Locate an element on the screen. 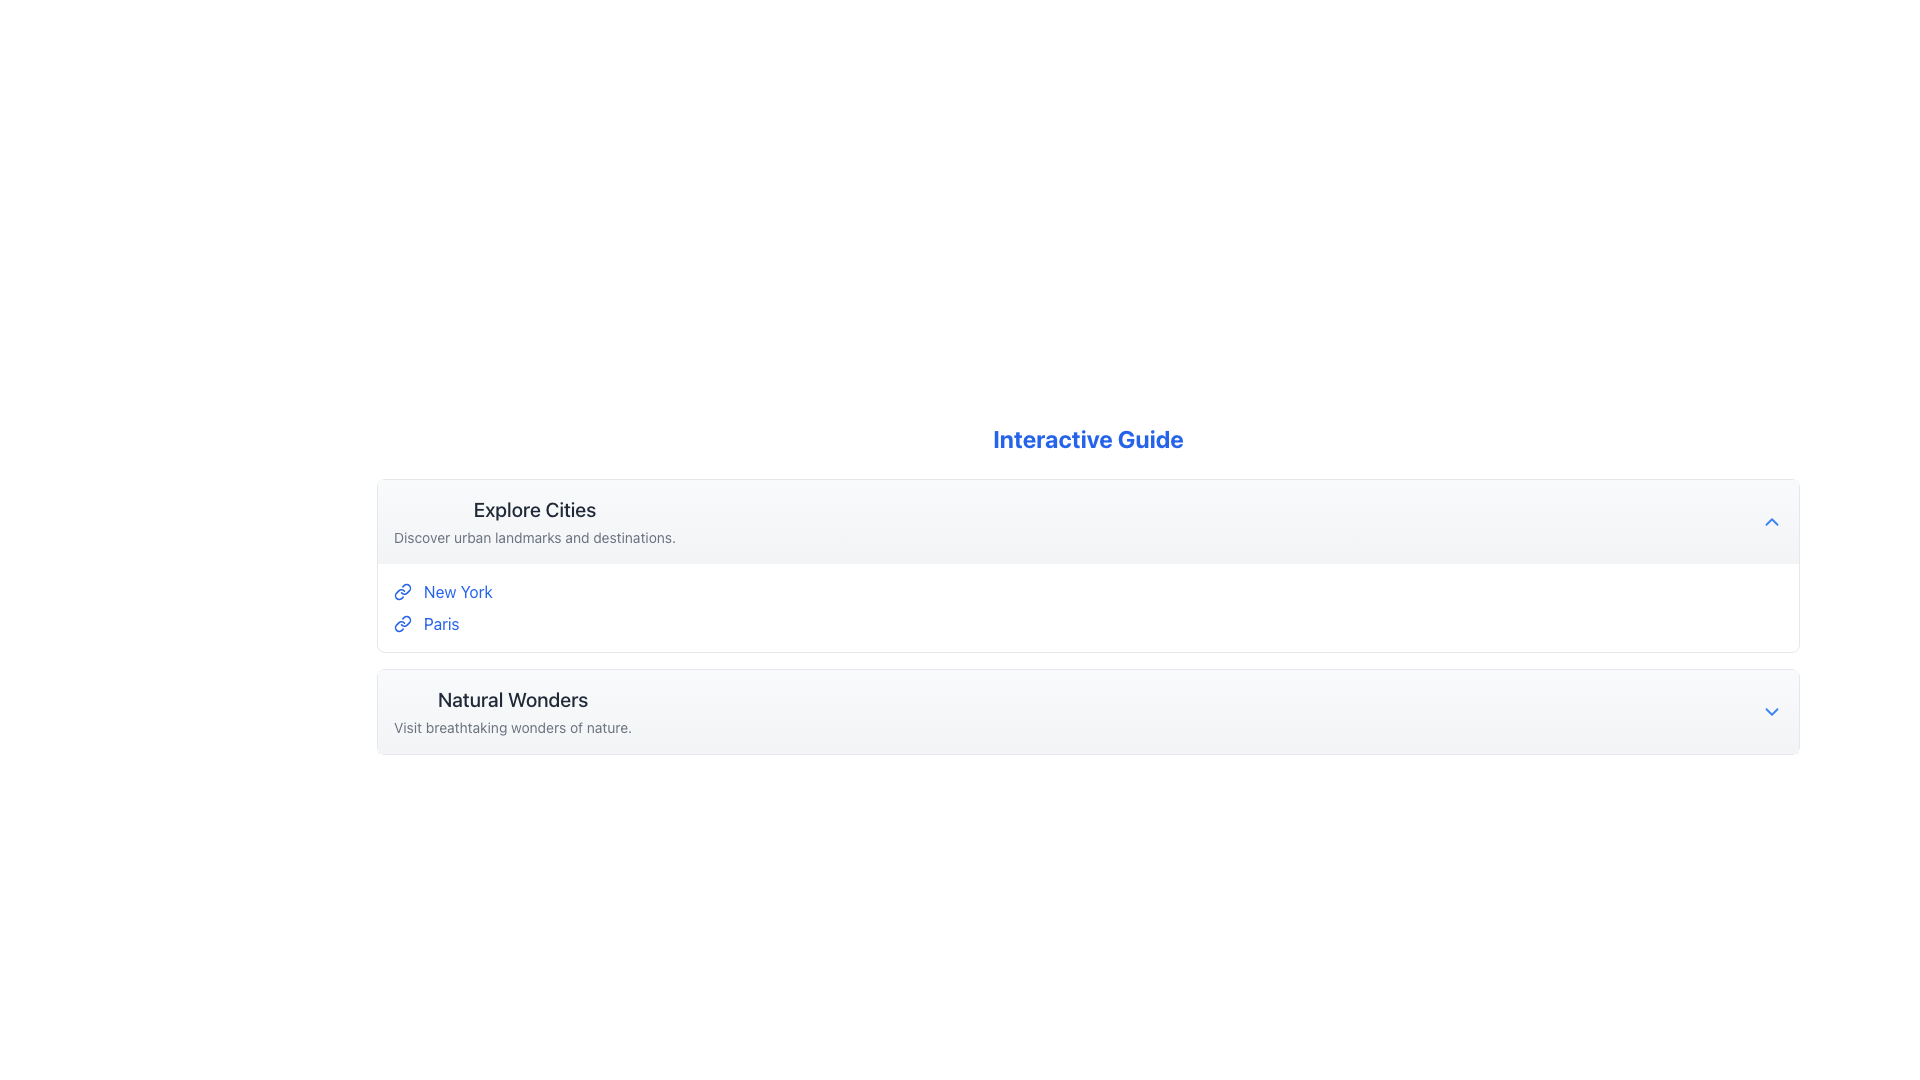  the blue outlined chain icon located to the left of the 'New York' text link in the 'Explore Cities' section is located at coordinates (402, 590).